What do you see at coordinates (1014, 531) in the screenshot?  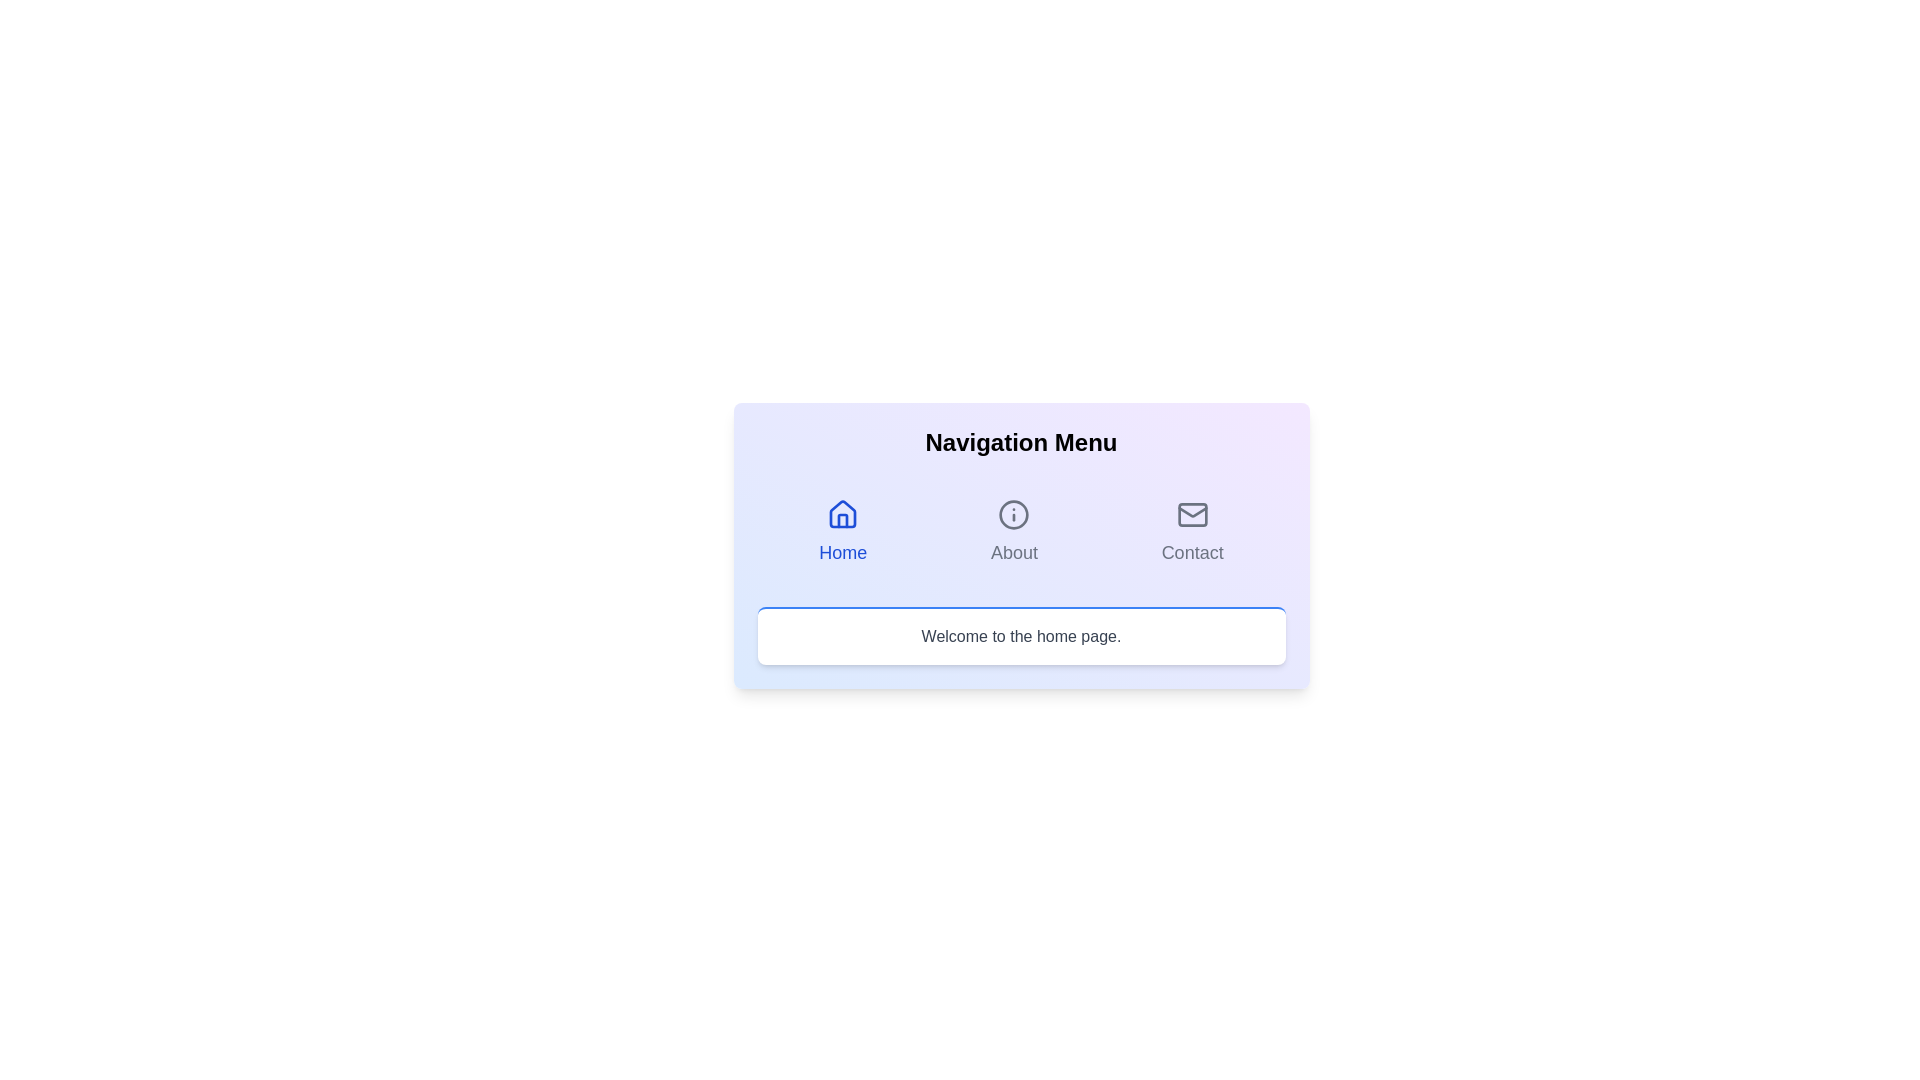 I see `the About tab in the navigation menu` at bounding box center [1014, 531].